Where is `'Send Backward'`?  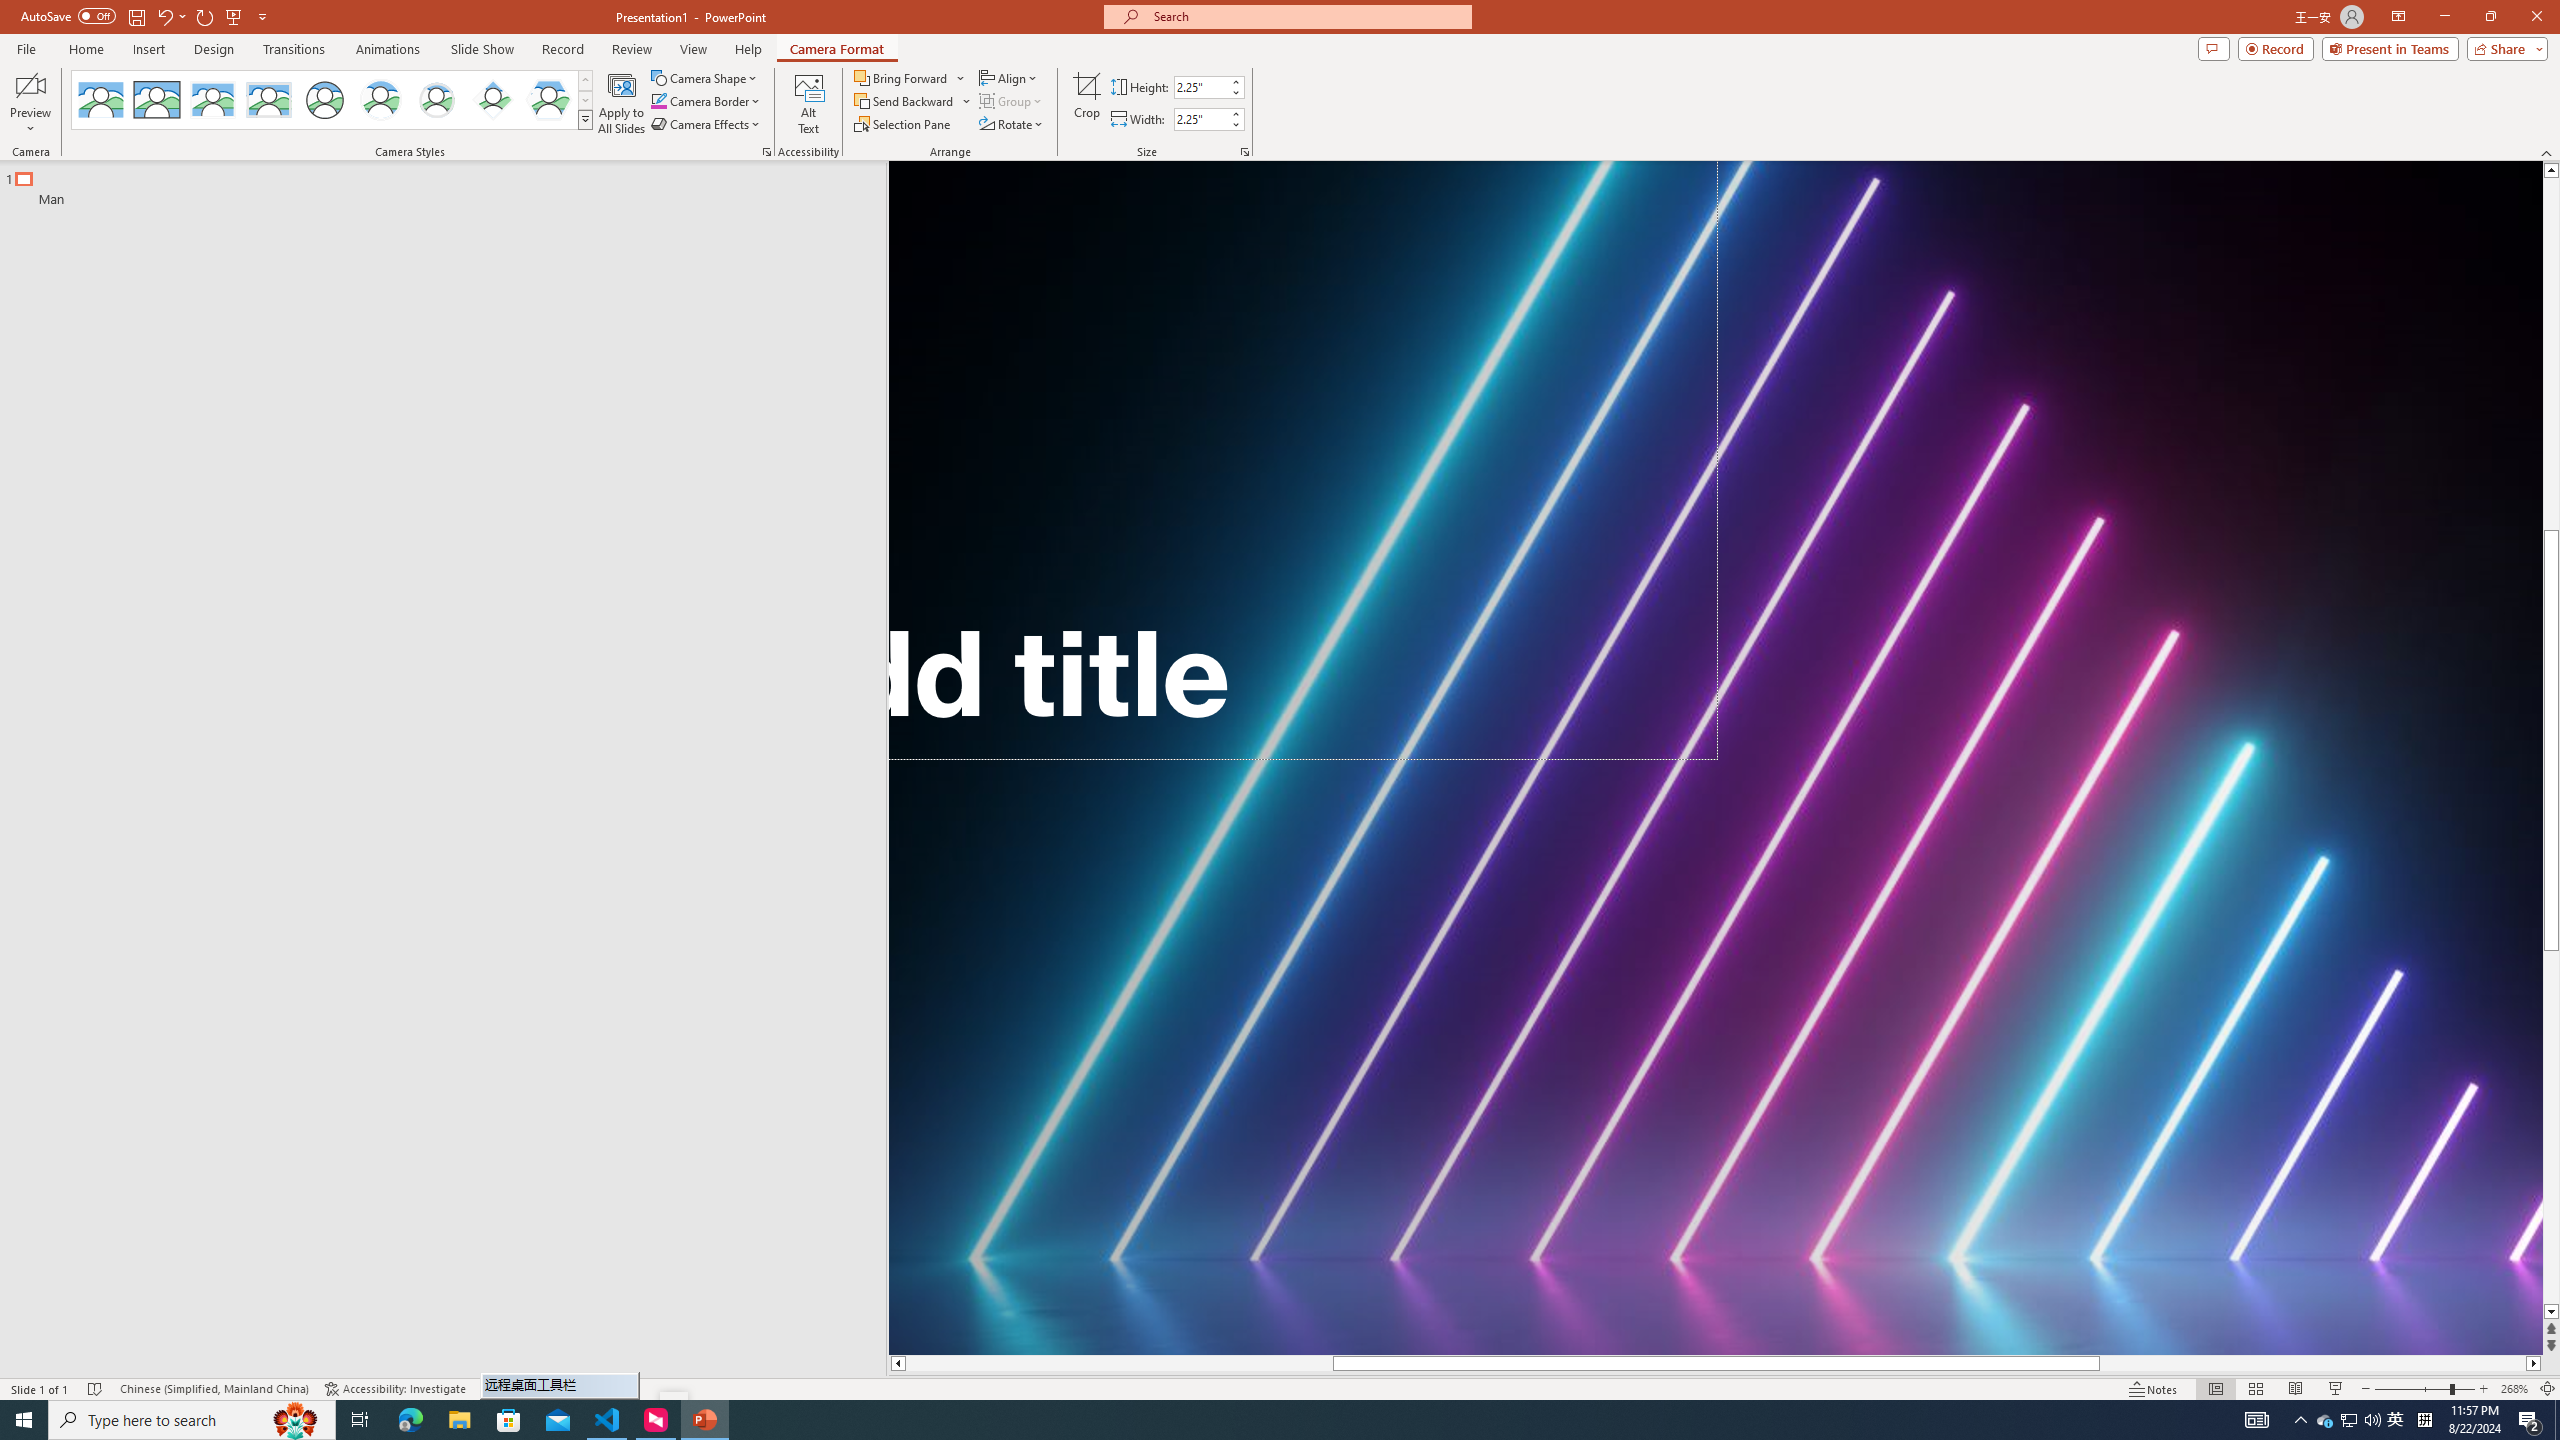
'Send Backward' is located at coordinates (912, 99).